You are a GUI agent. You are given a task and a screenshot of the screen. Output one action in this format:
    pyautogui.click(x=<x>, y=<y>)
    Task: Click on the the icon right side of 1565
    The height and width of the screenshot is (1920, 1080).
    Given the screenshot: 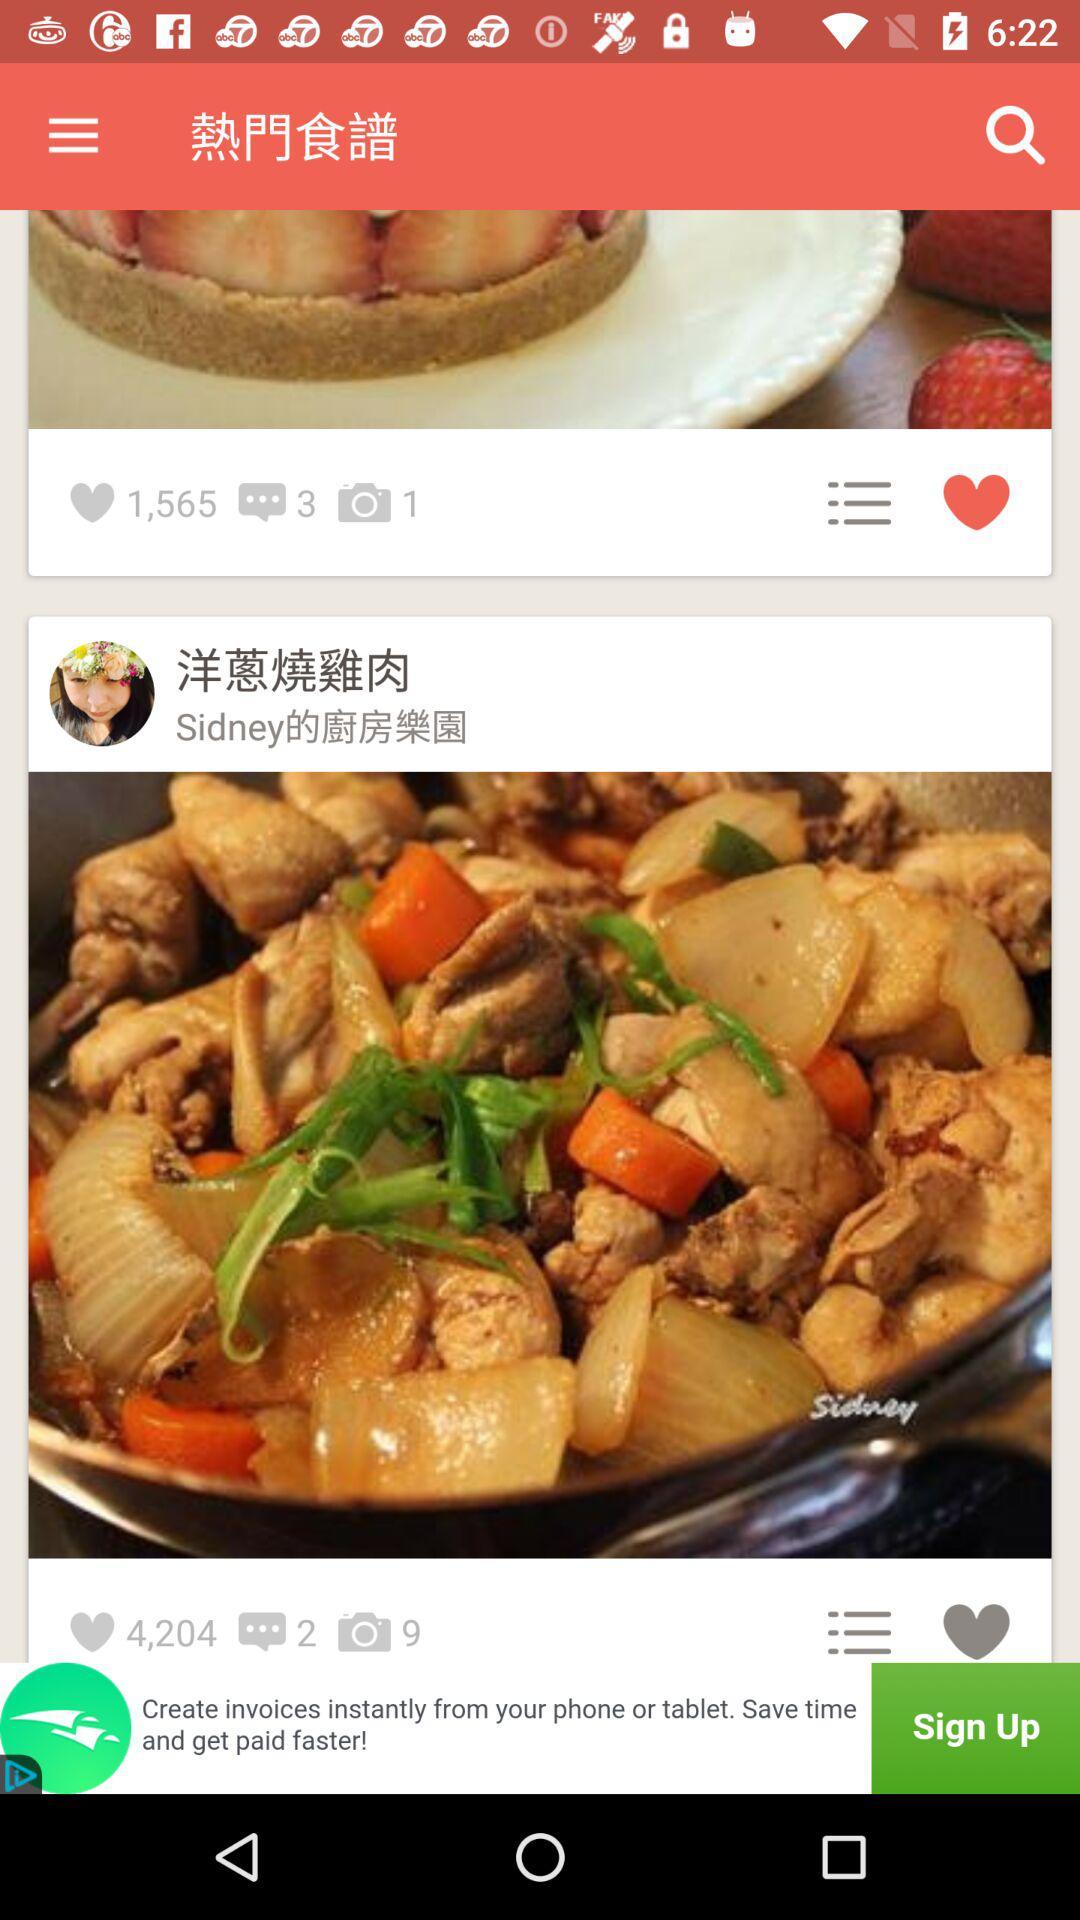 What is the action you would take?
    pyautogui.click(x=266, y=503)
    